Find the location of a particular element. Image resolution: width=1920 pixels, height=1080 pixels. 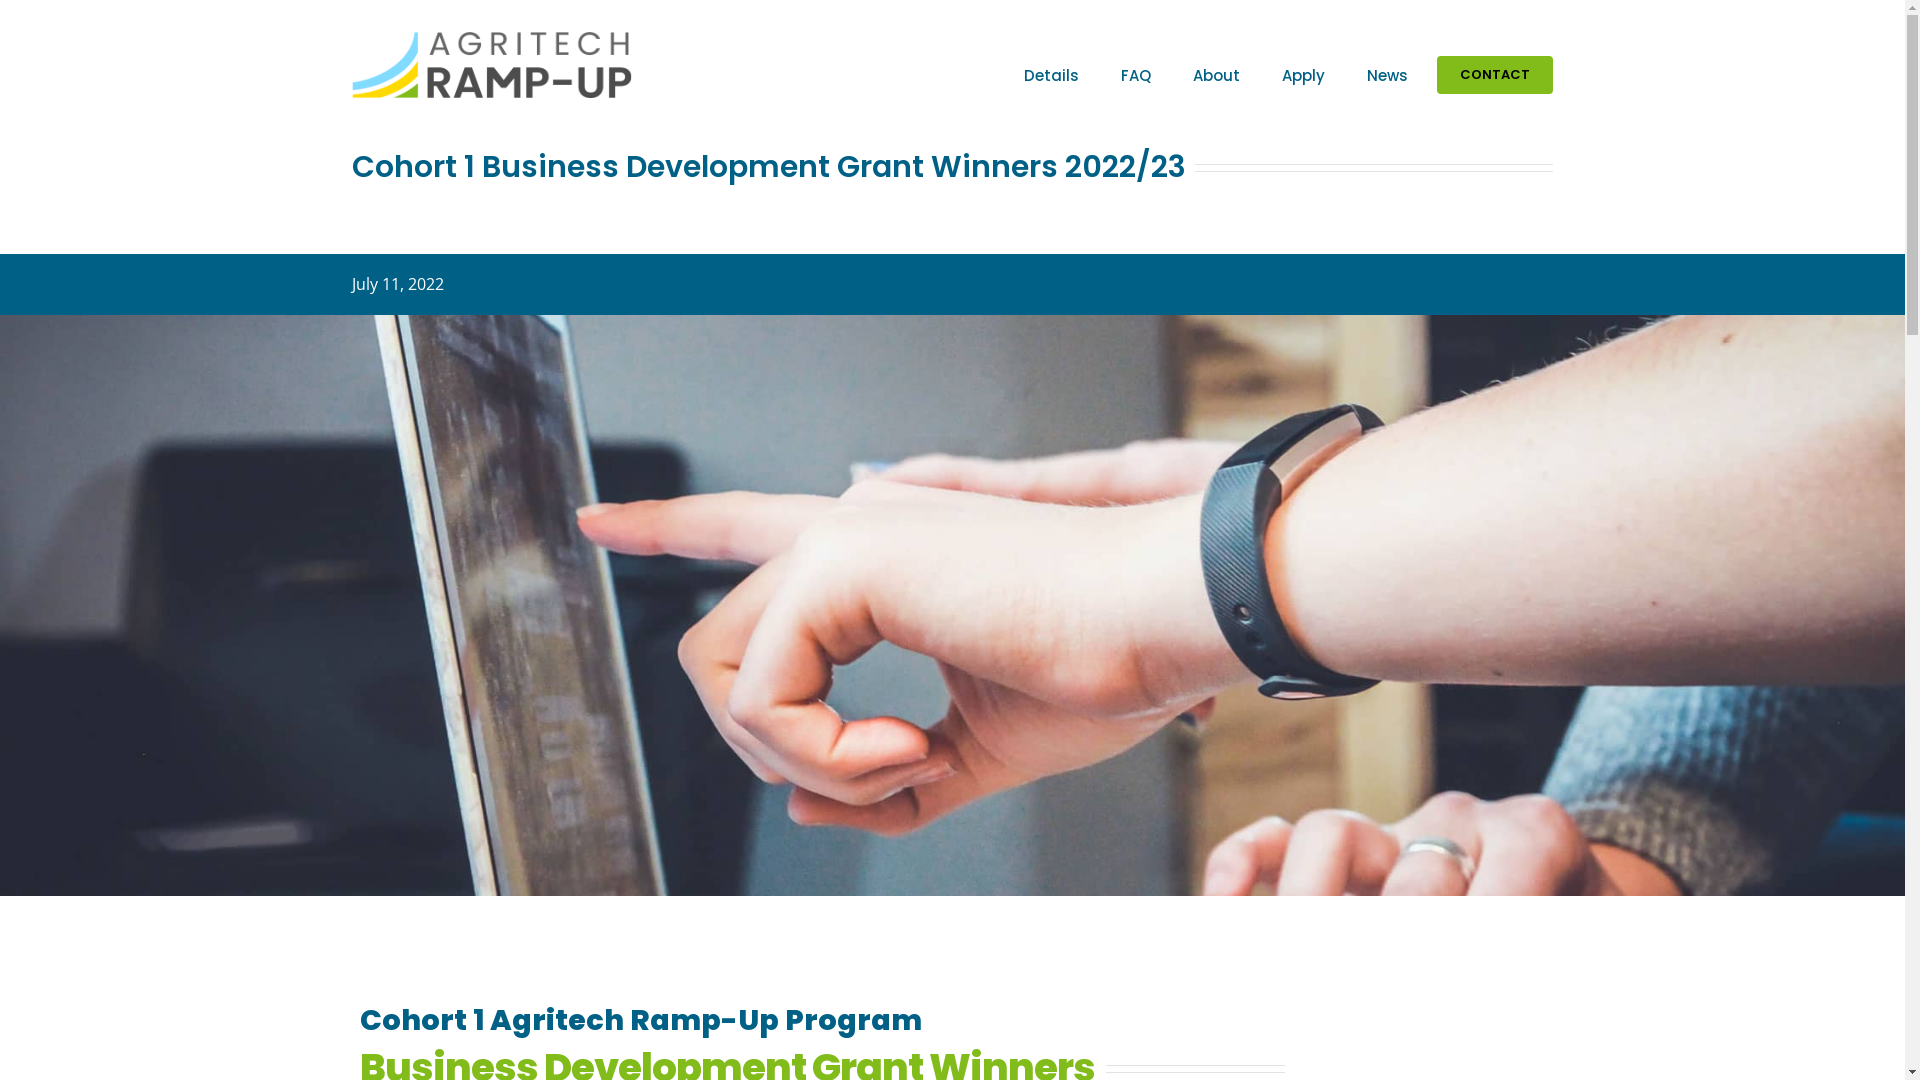

'News' is located at coordinates (1353, 73).